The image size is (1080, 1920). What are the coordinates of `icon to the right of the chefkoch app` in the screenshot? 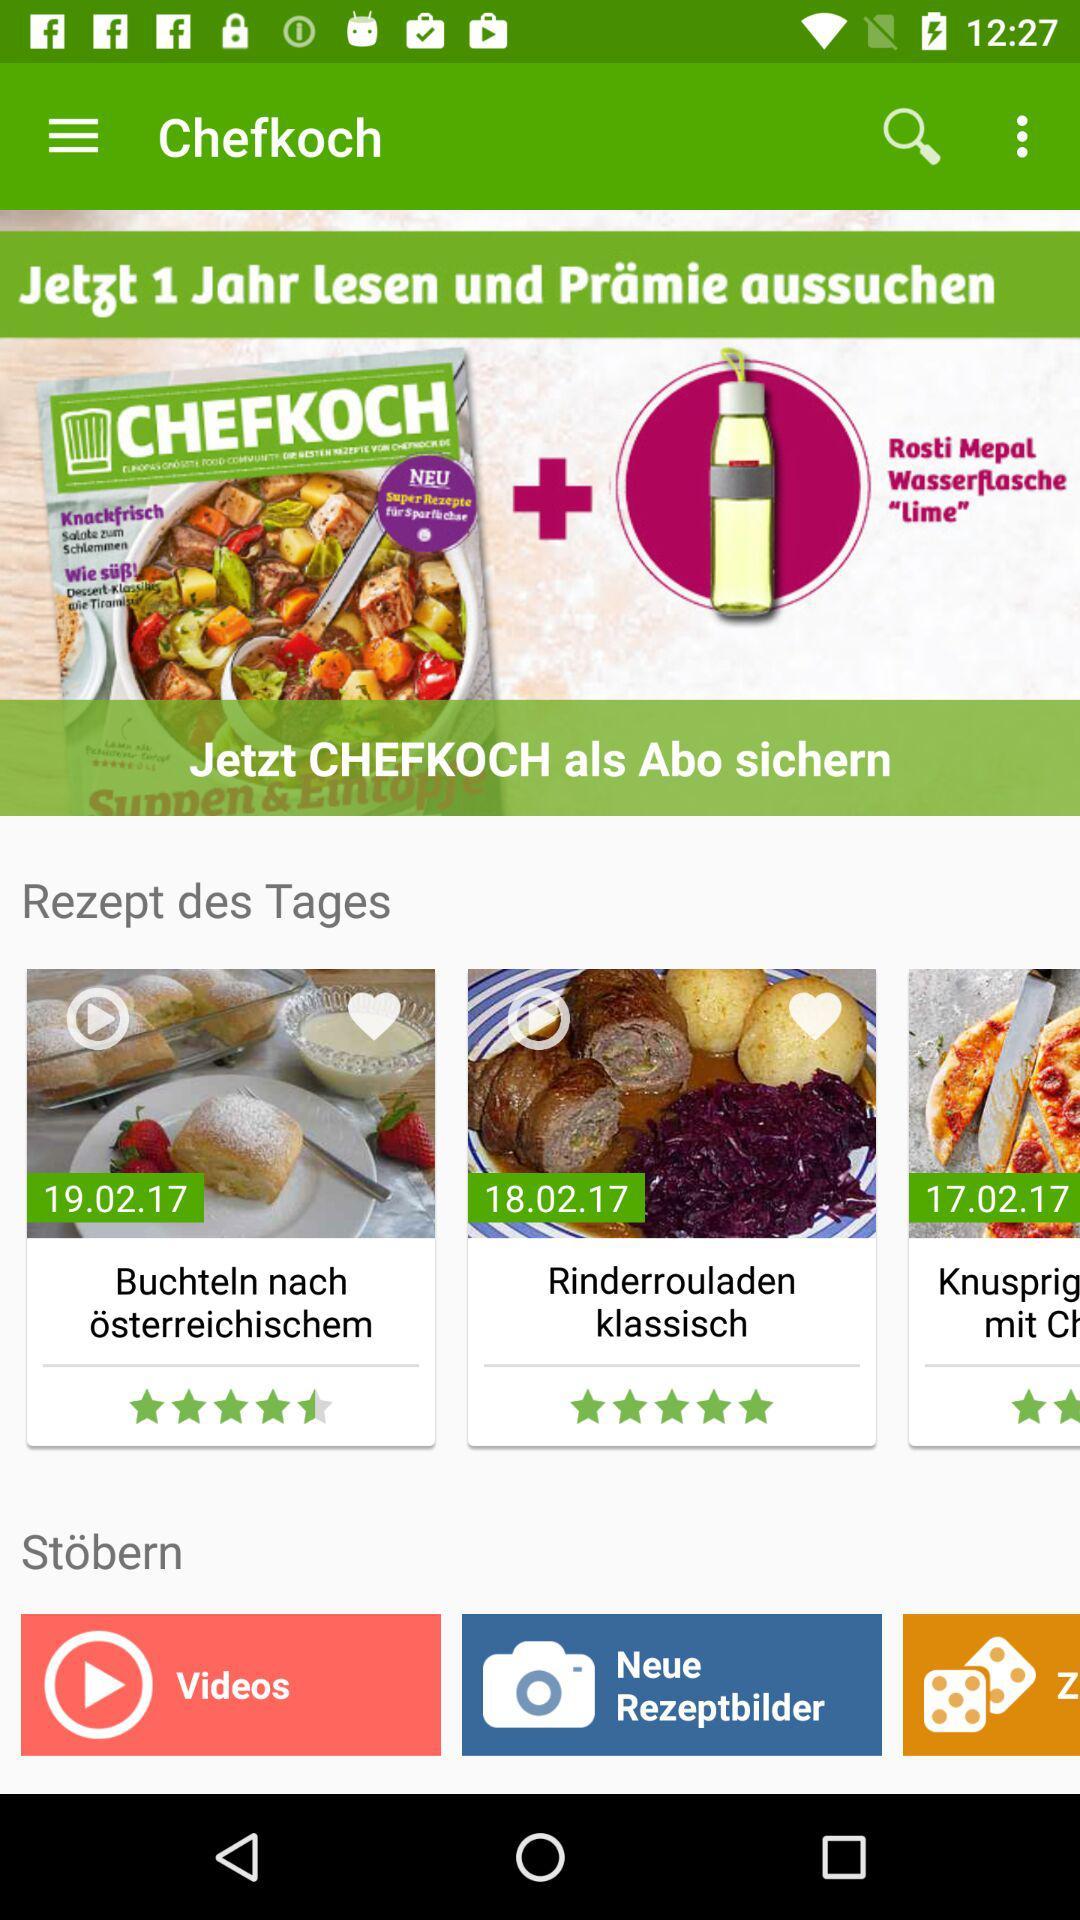 It's located at (911, 135).